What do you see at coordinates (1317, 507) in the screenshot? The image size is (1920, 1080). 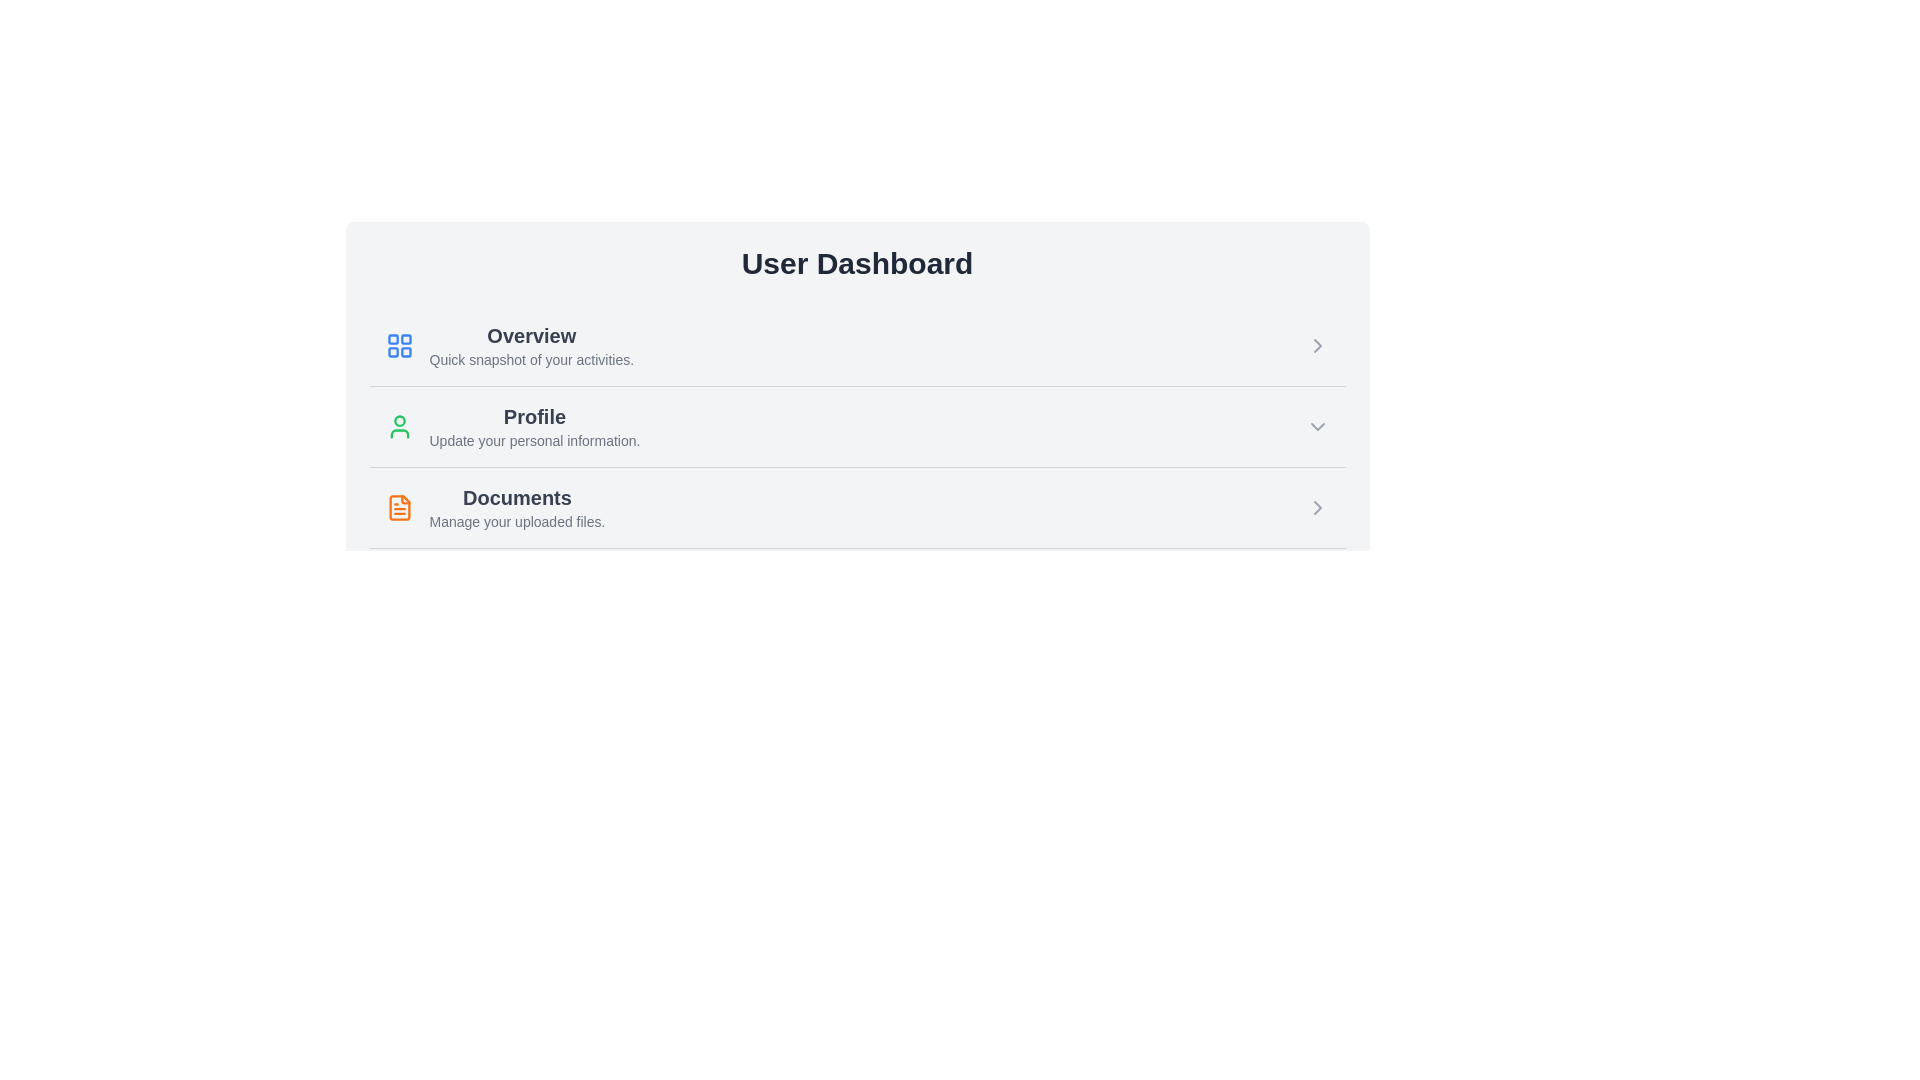 I see `the navigation icon at the end of the 'Documents' row in the user dashboard` at bounding box center [1317, 507].